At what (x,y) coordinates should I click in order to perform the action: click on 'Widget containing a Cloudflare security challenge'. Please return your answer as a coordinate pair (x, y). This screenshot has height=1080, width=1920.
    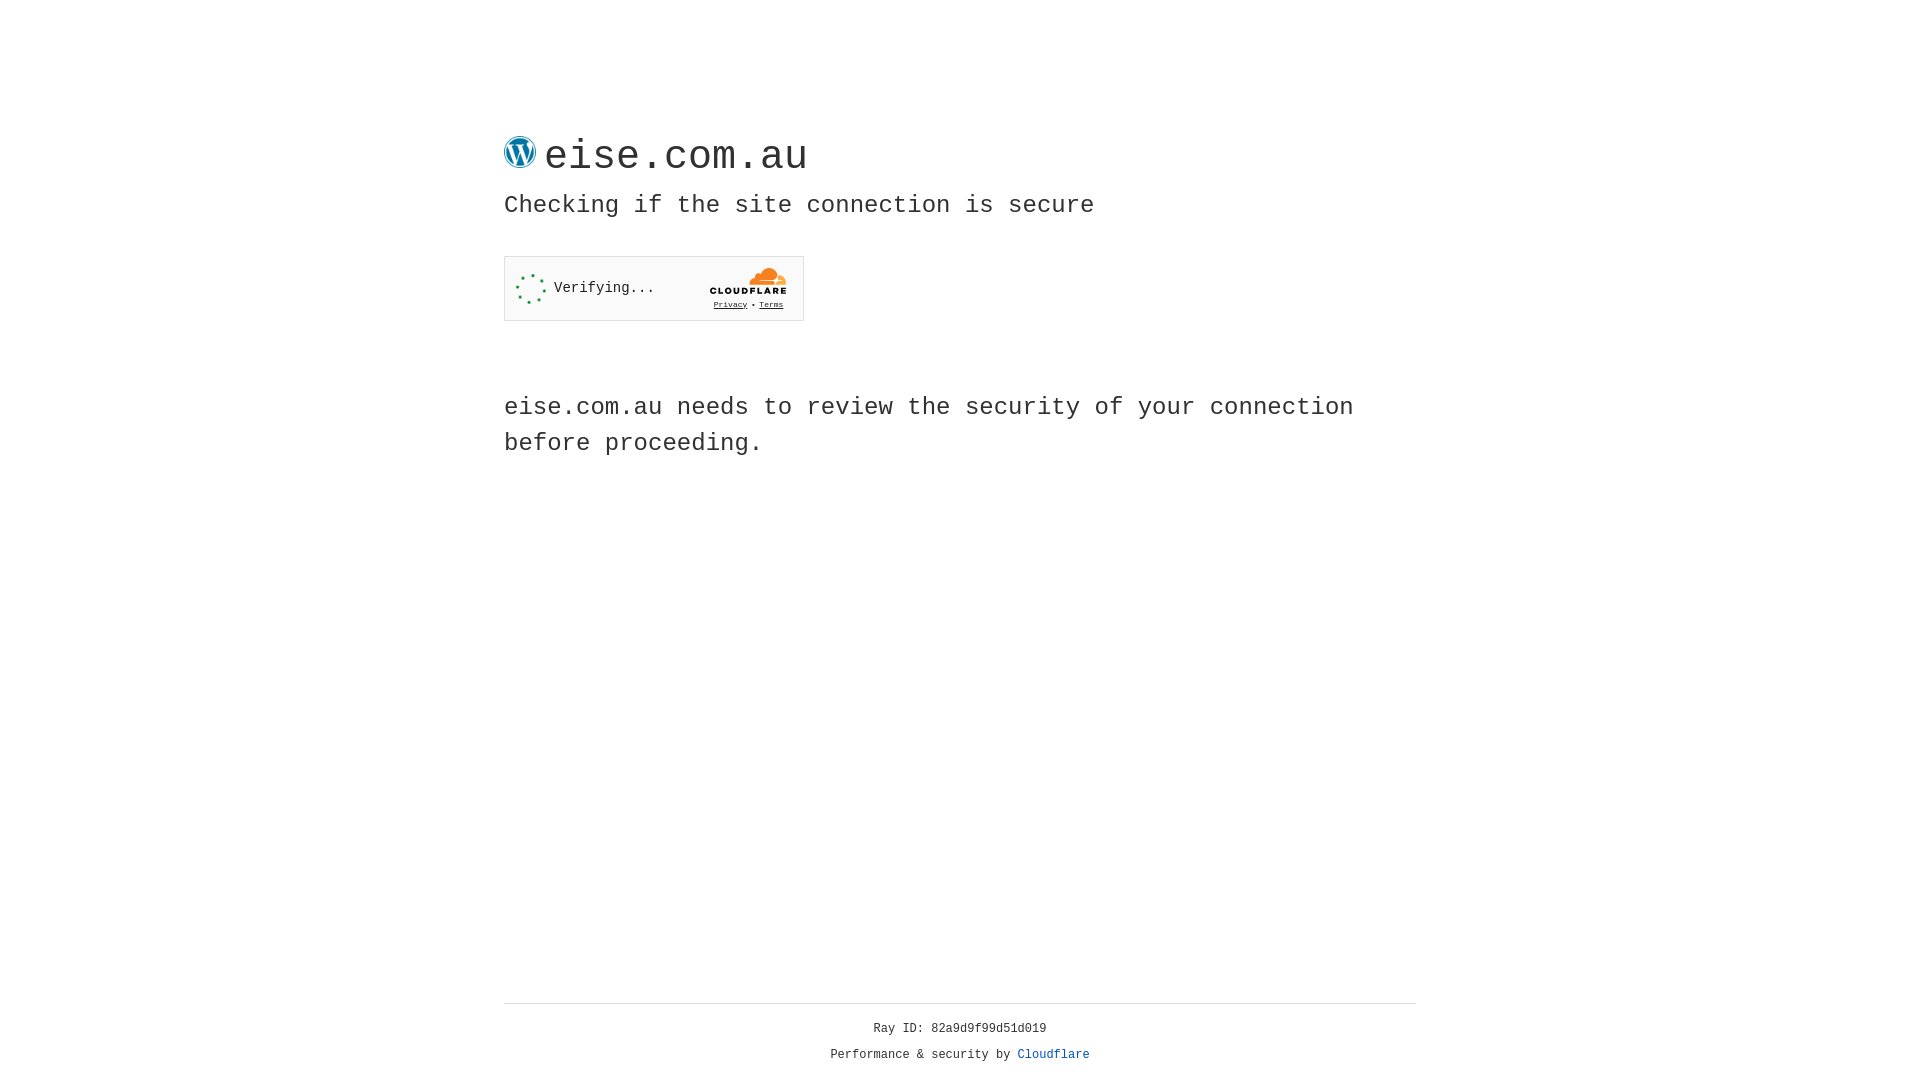
    Looking at the image, I should click on (653, 288).